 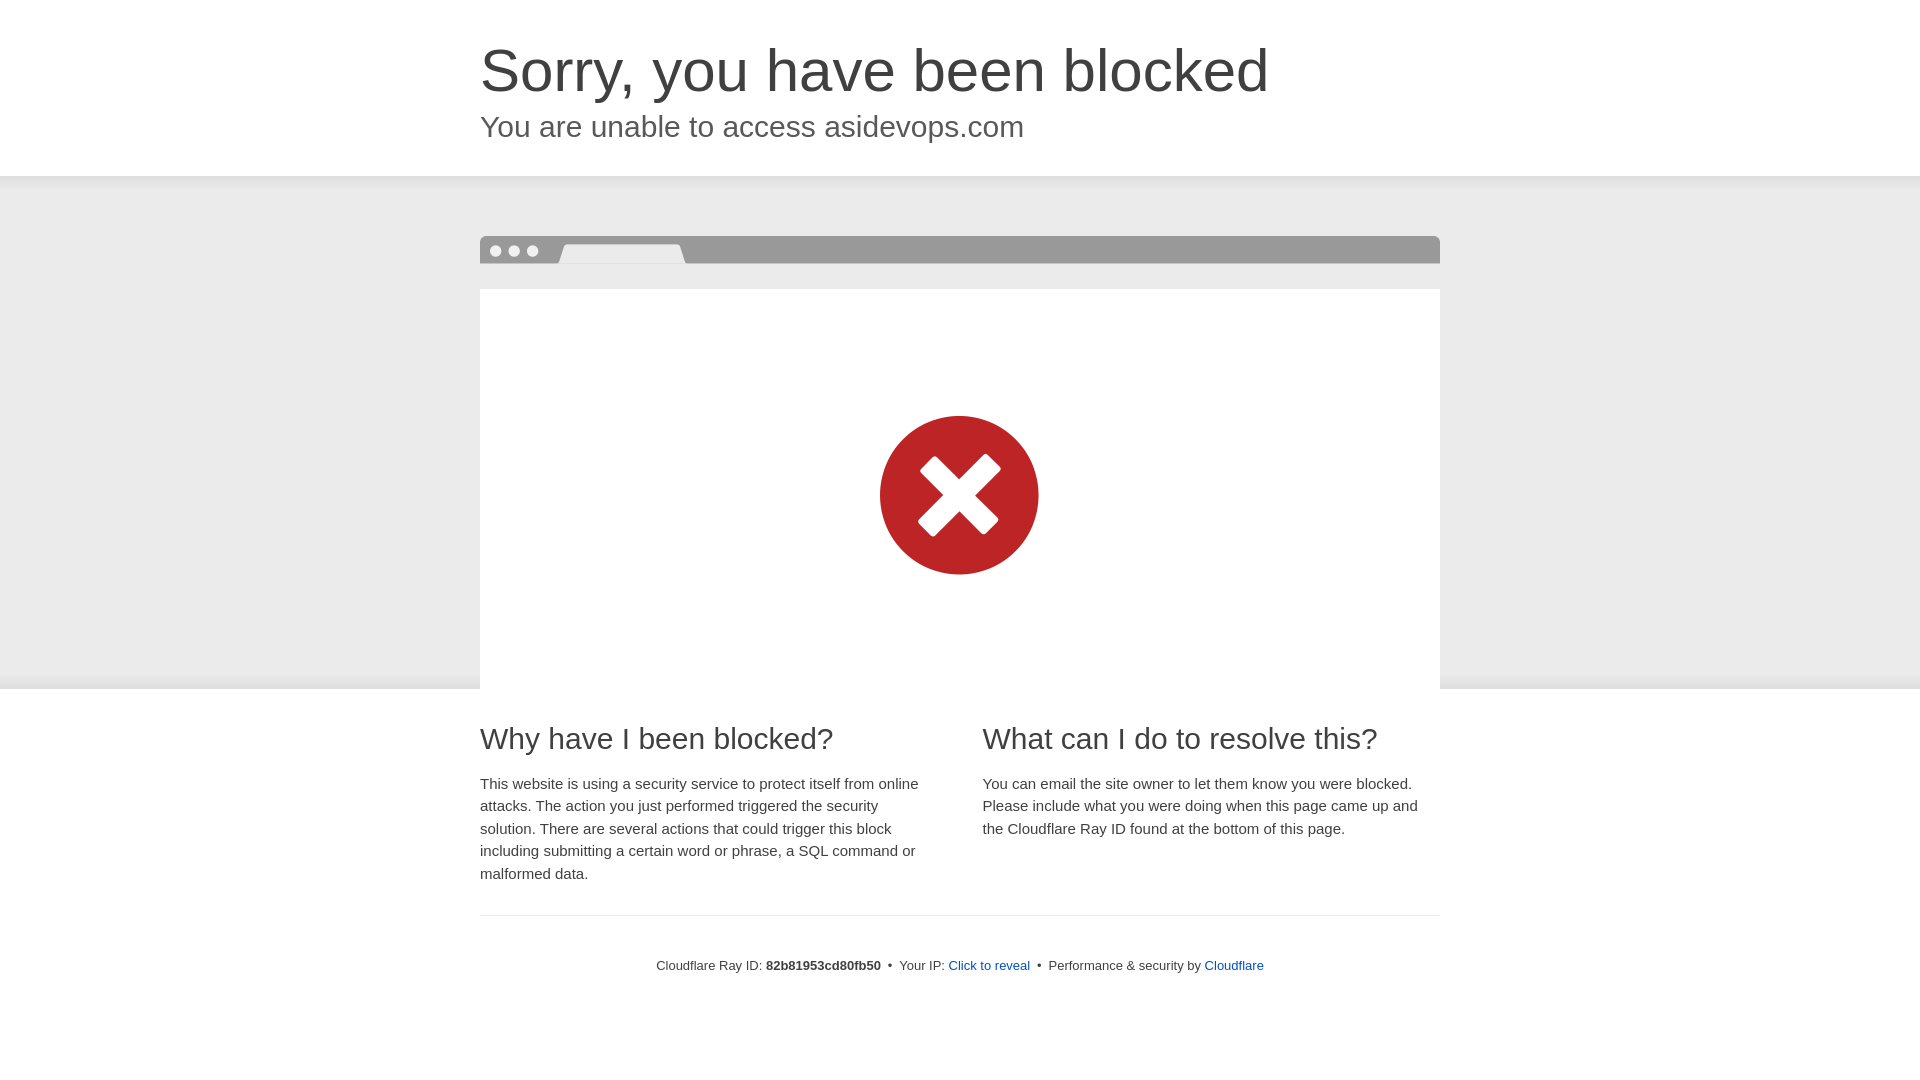 What do you see at coordinates (1233, 964) in the screenshot?
I see `'Cloudflare'` at bounding box center [1233, 964].